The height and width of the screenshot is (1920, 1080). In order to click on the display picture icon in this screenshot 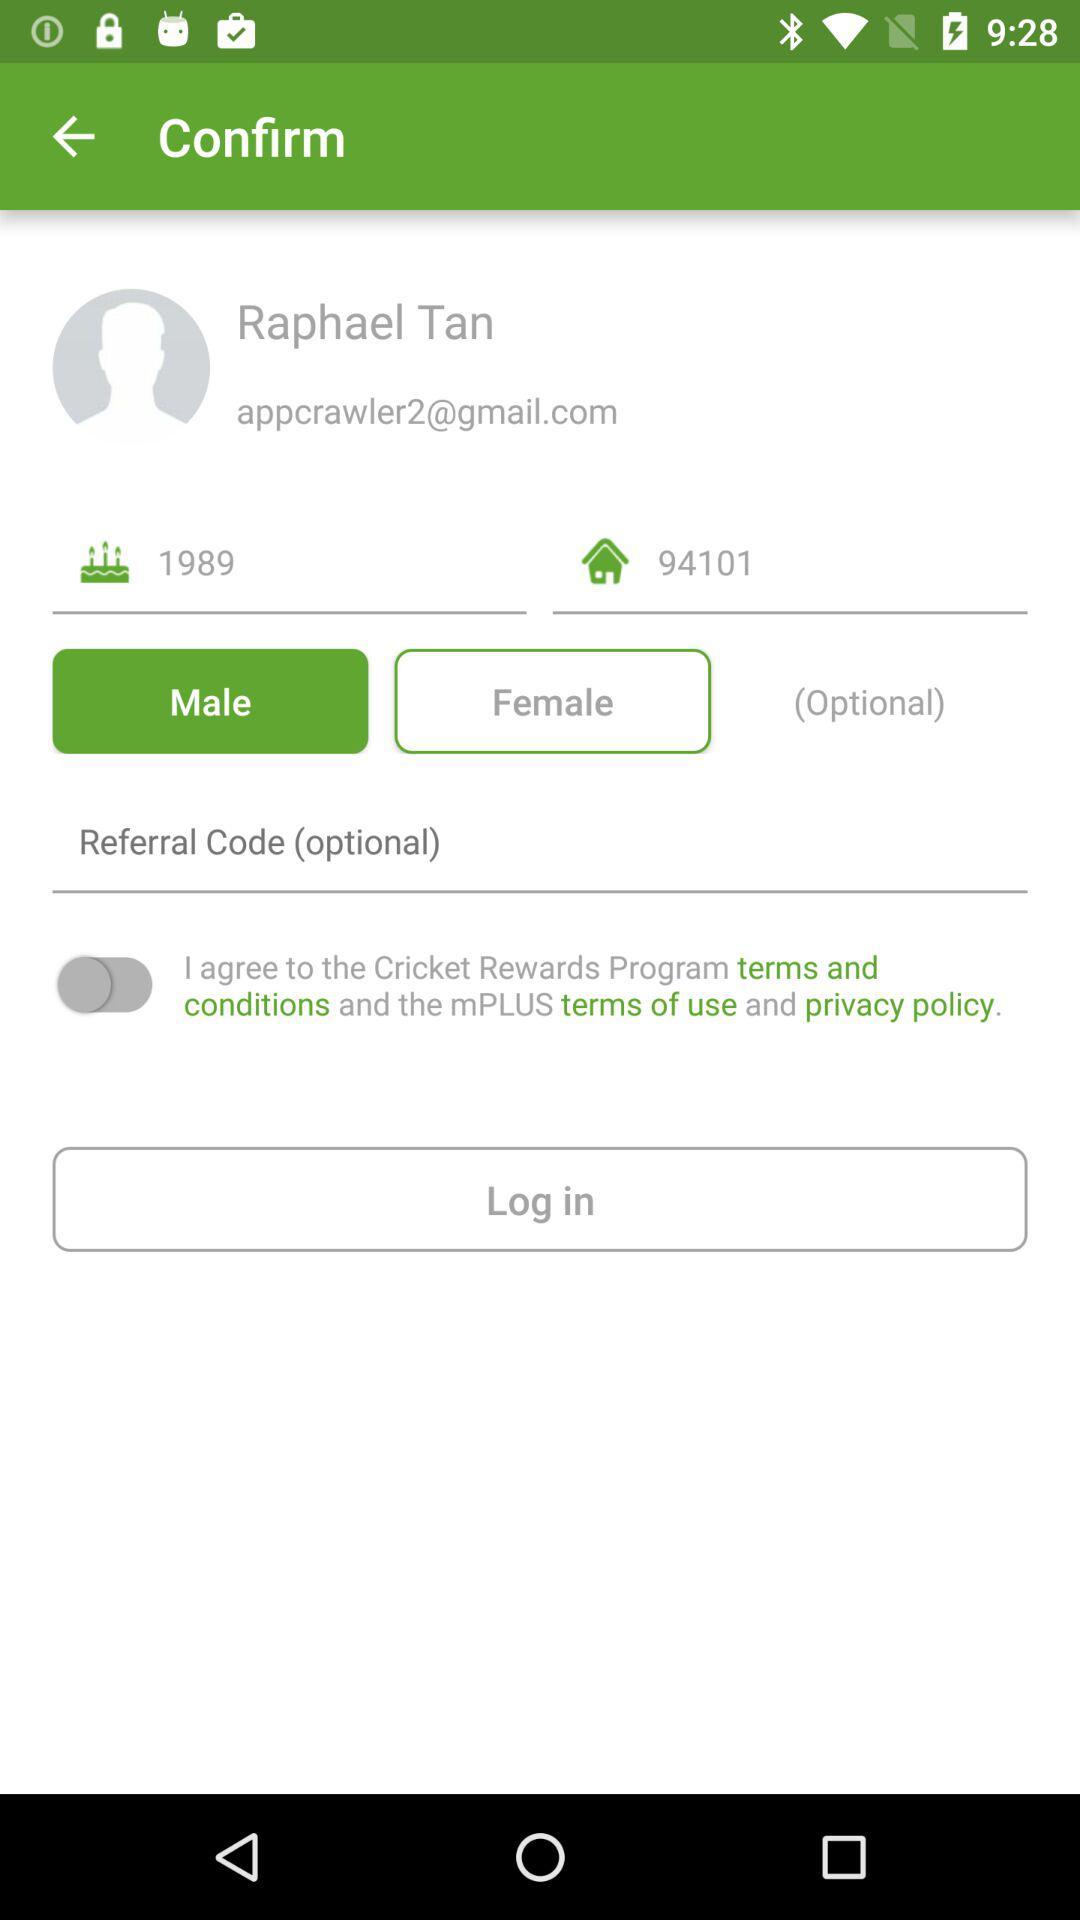, I will do `click(131, 367)`.